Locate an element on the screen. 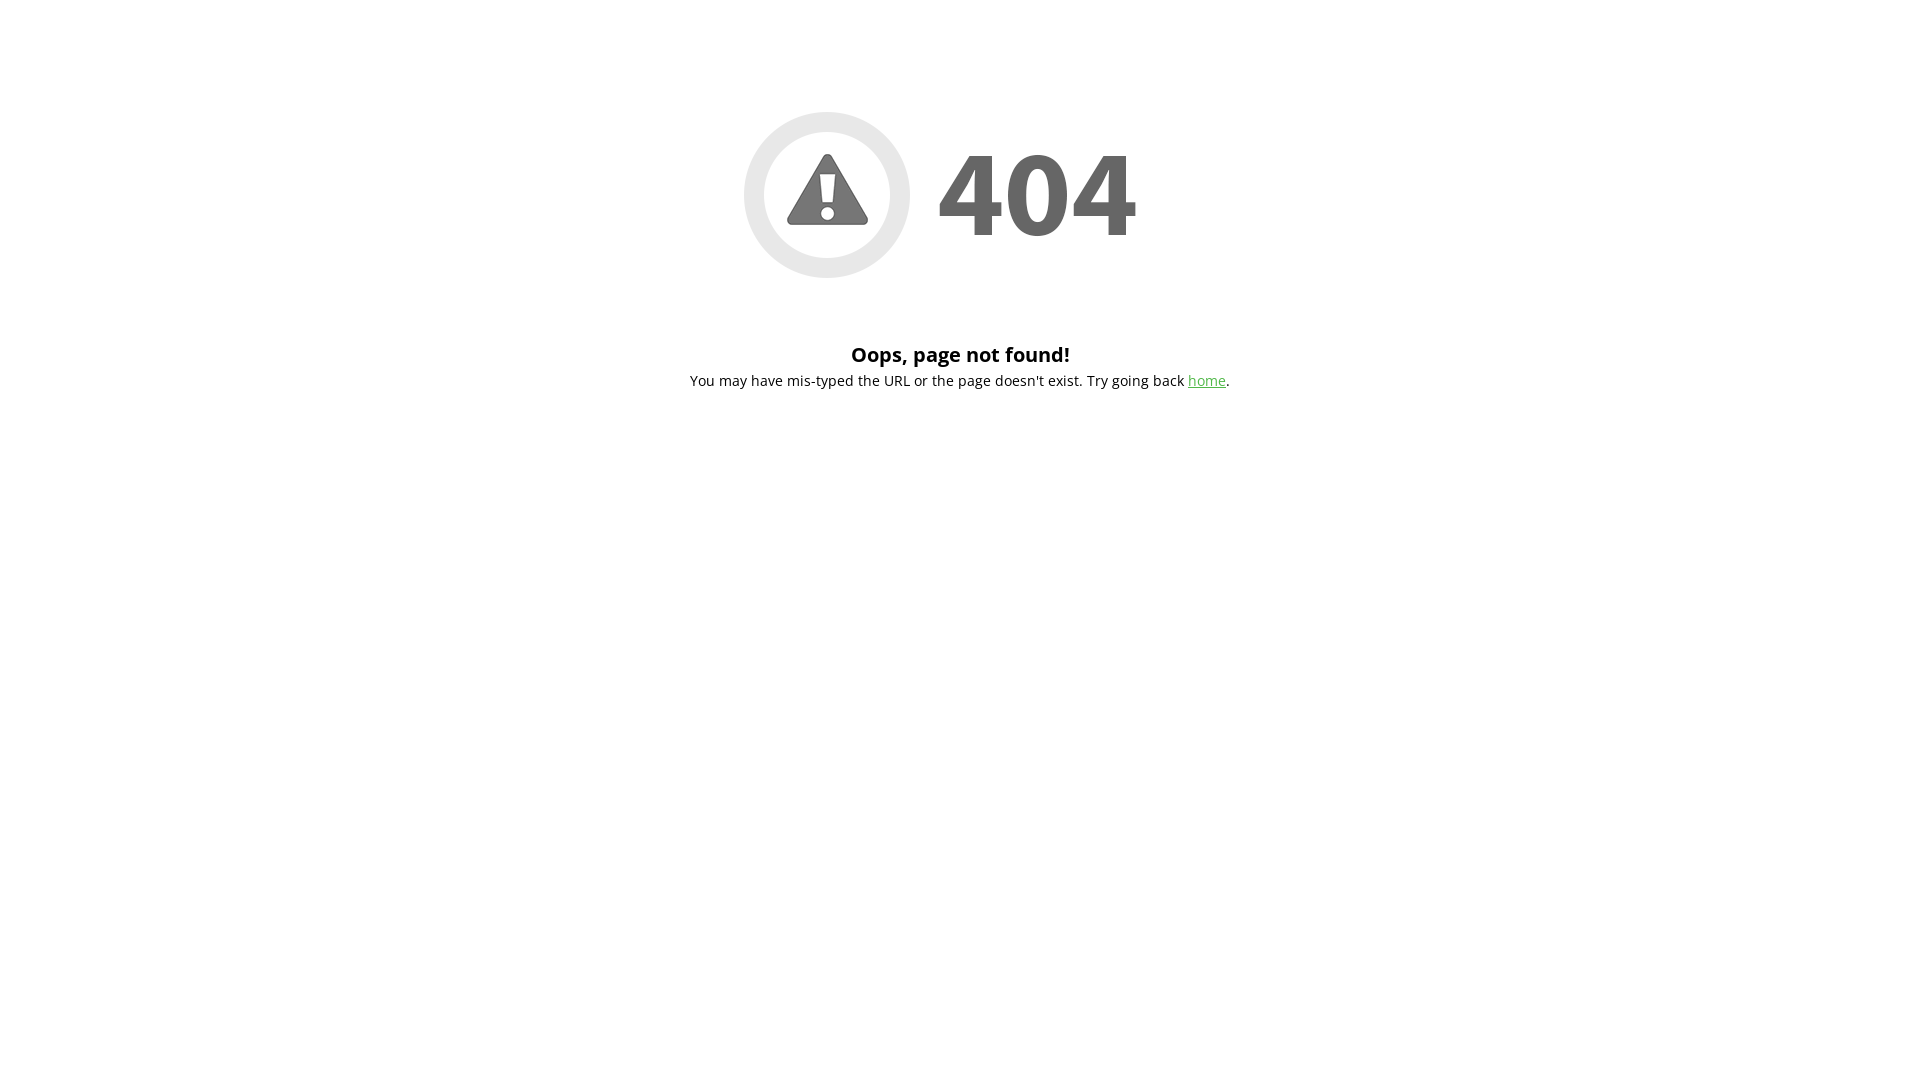 The width and height of the screenshot is (1920, 1080). 'home' is located at coordinates (1205, 380).